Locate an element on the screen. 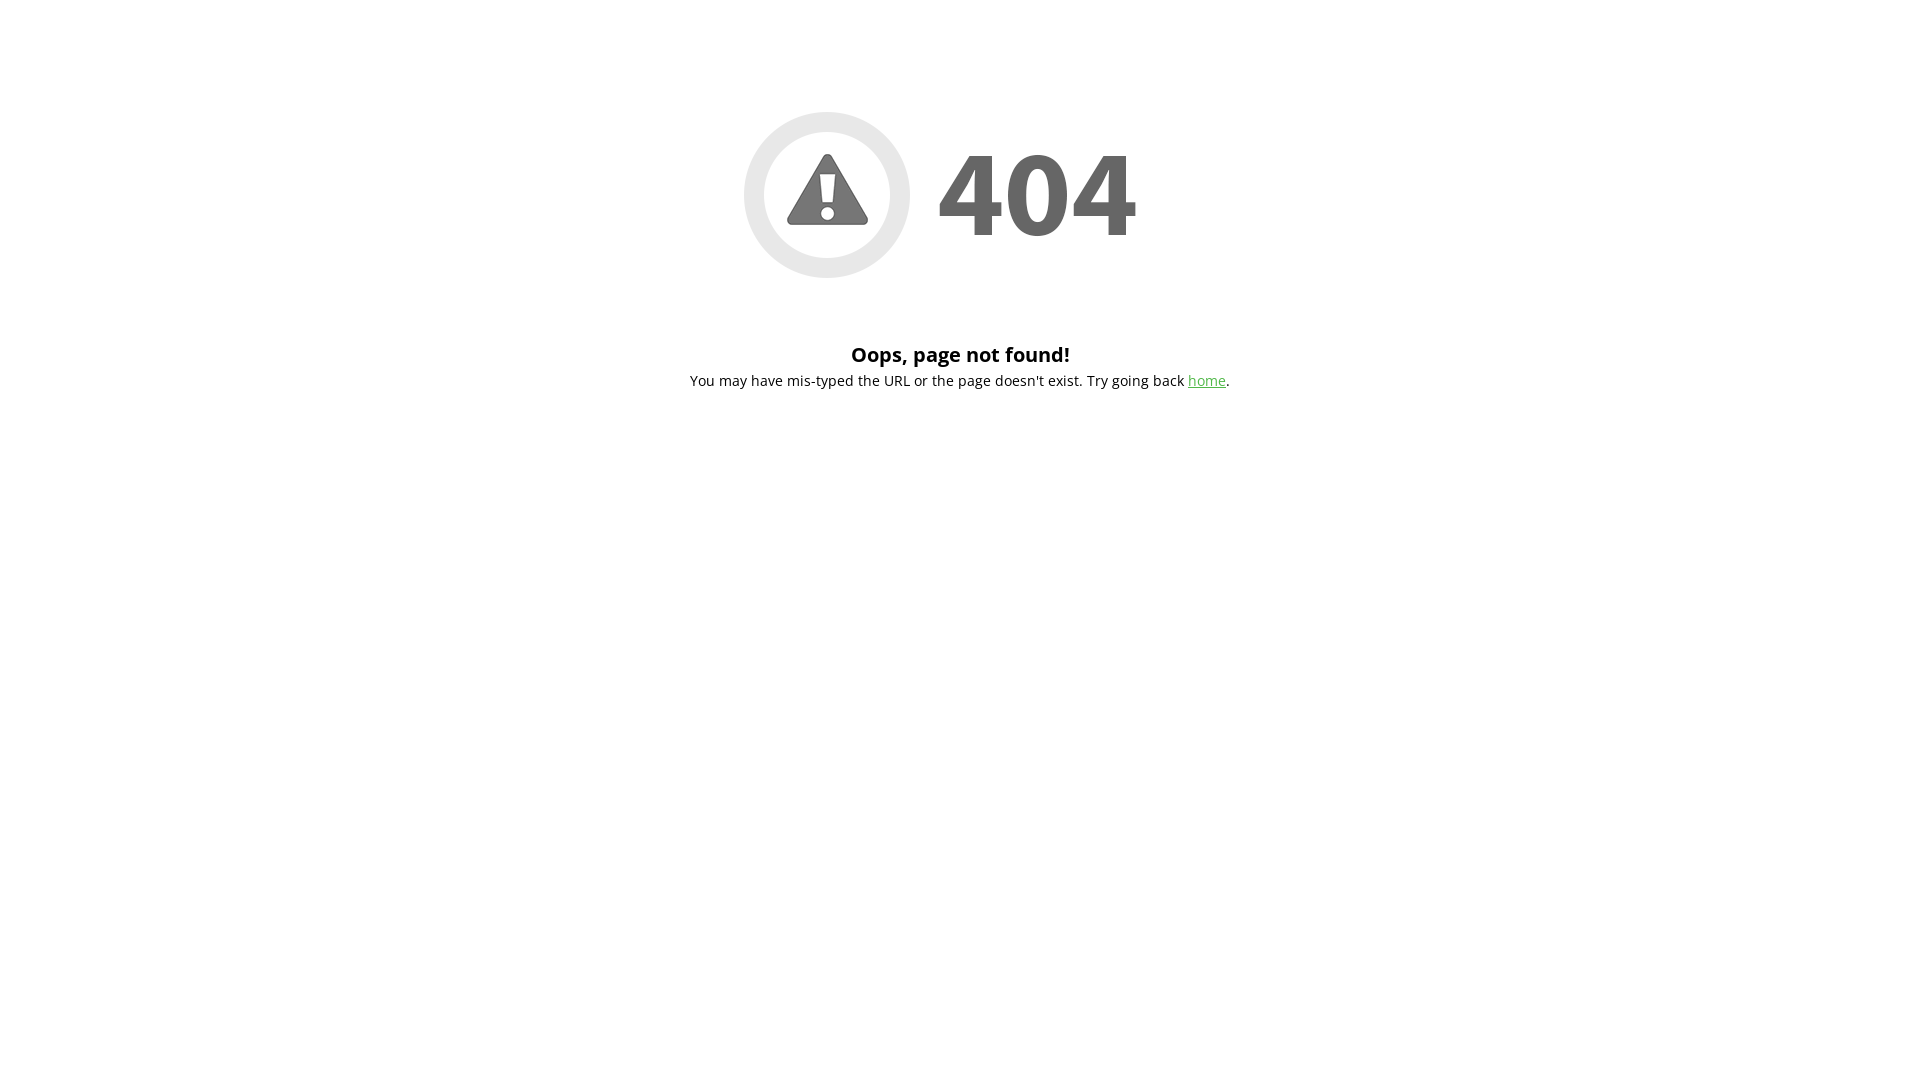 The width and height of the screenshot is (1920, 1080). 'home' is located at coordinates (1205, 380).